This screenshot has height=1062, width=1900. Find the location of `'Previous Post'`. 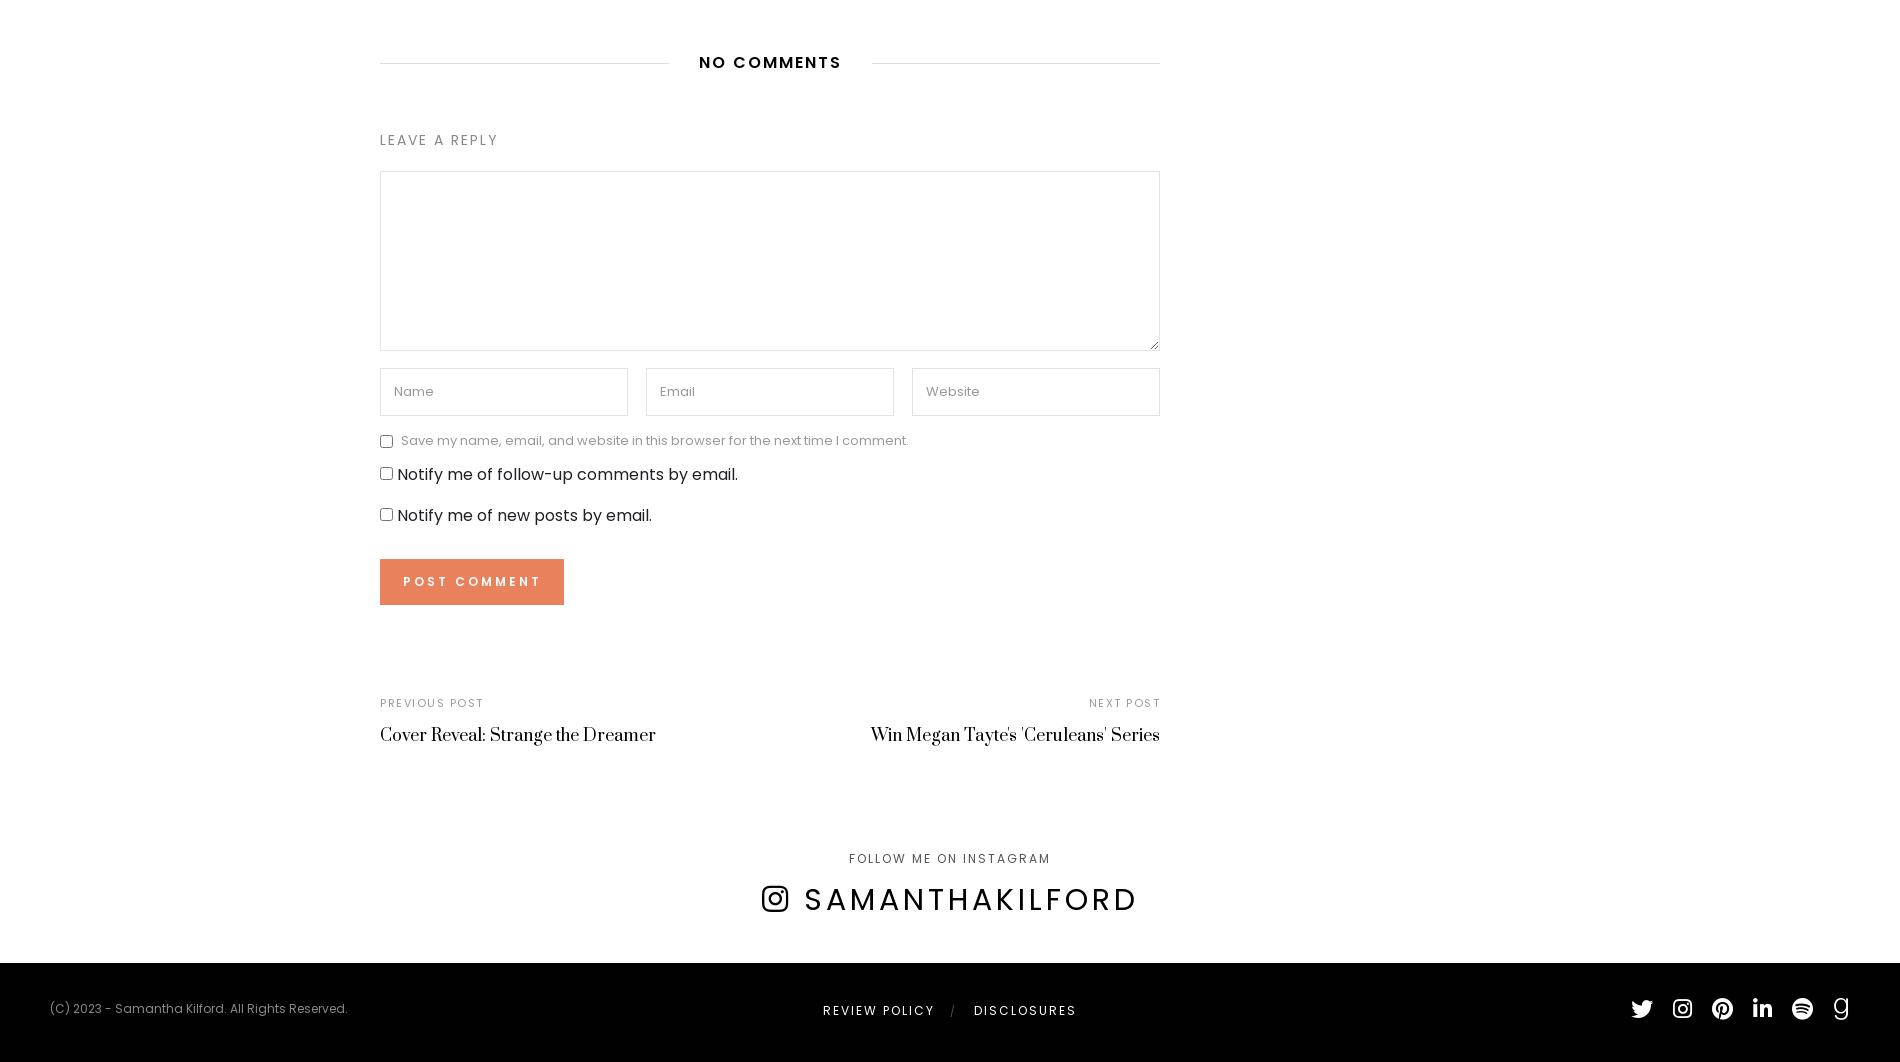

'Previous Post' is located at coordinates (430, 701).